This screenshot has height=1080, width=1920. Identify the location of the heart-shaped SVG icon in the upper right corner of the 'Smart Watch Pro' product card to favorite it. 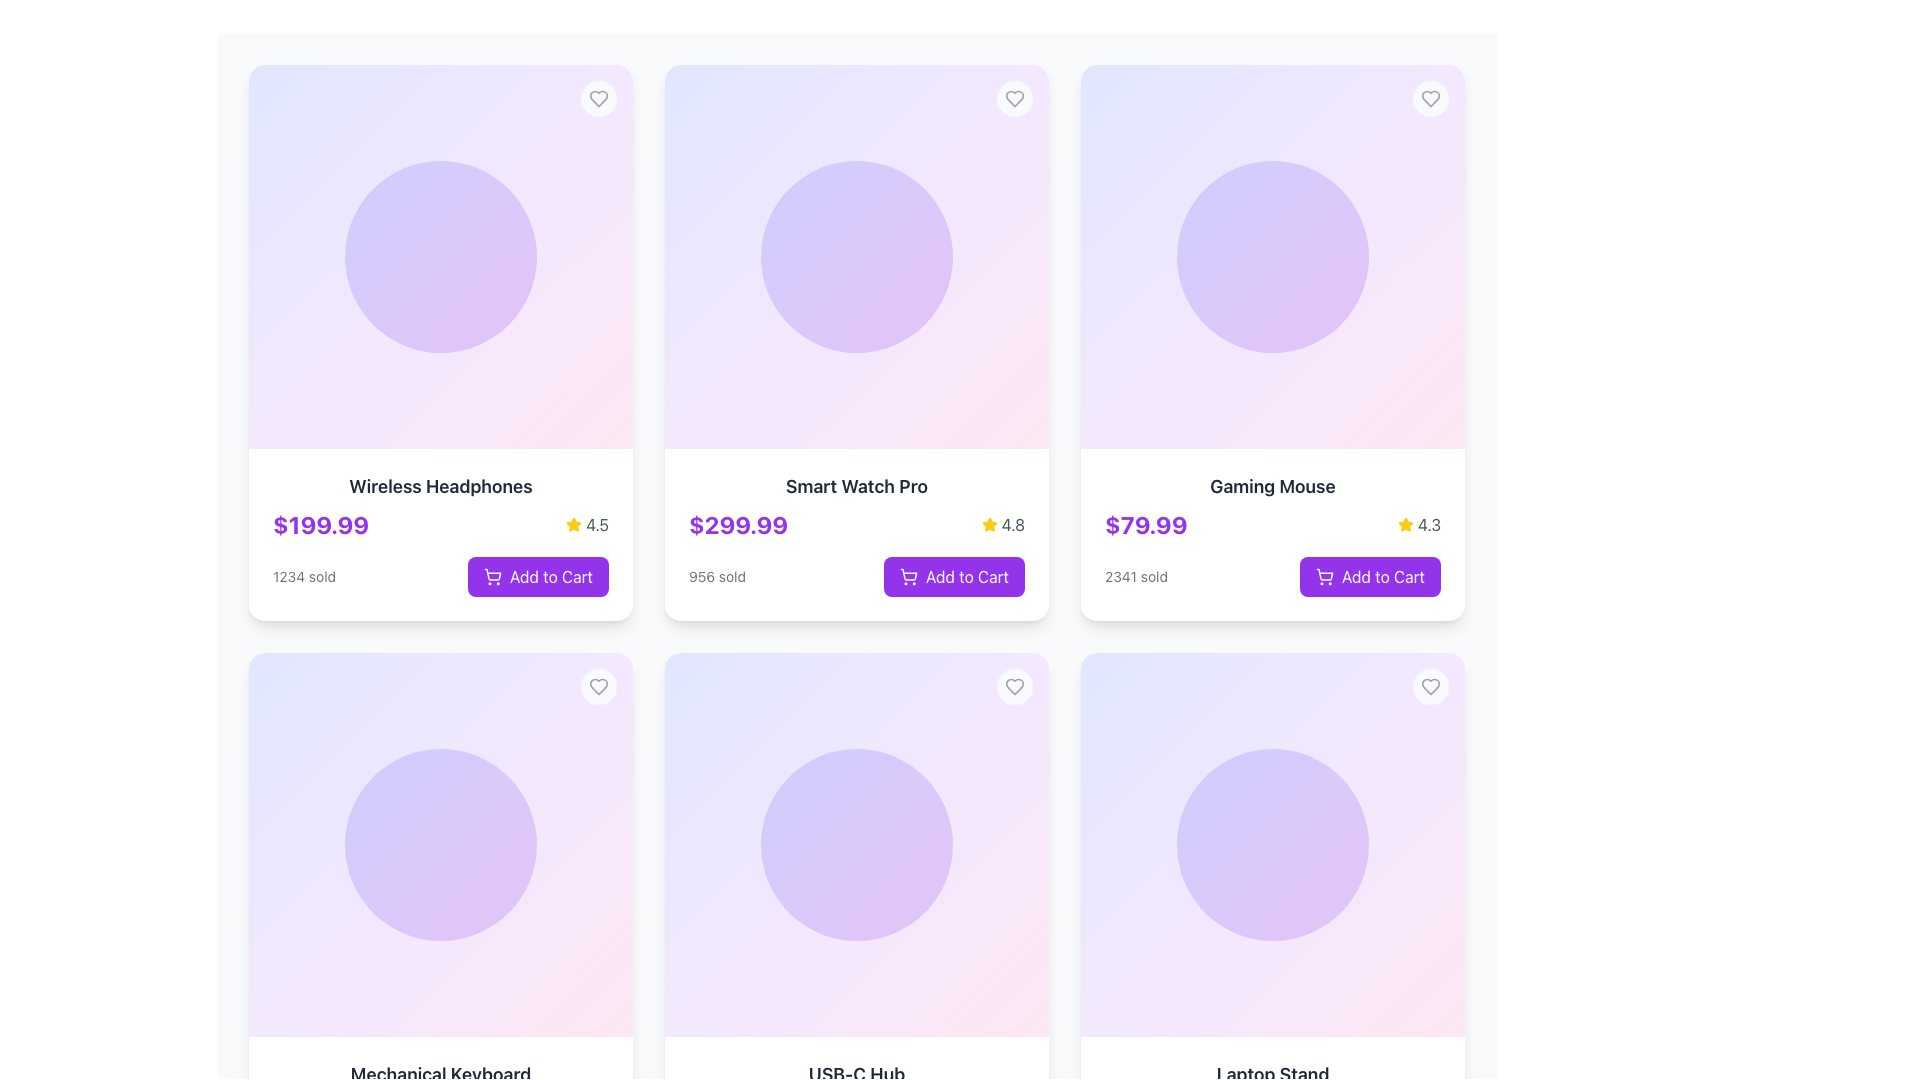
(1014, 99).